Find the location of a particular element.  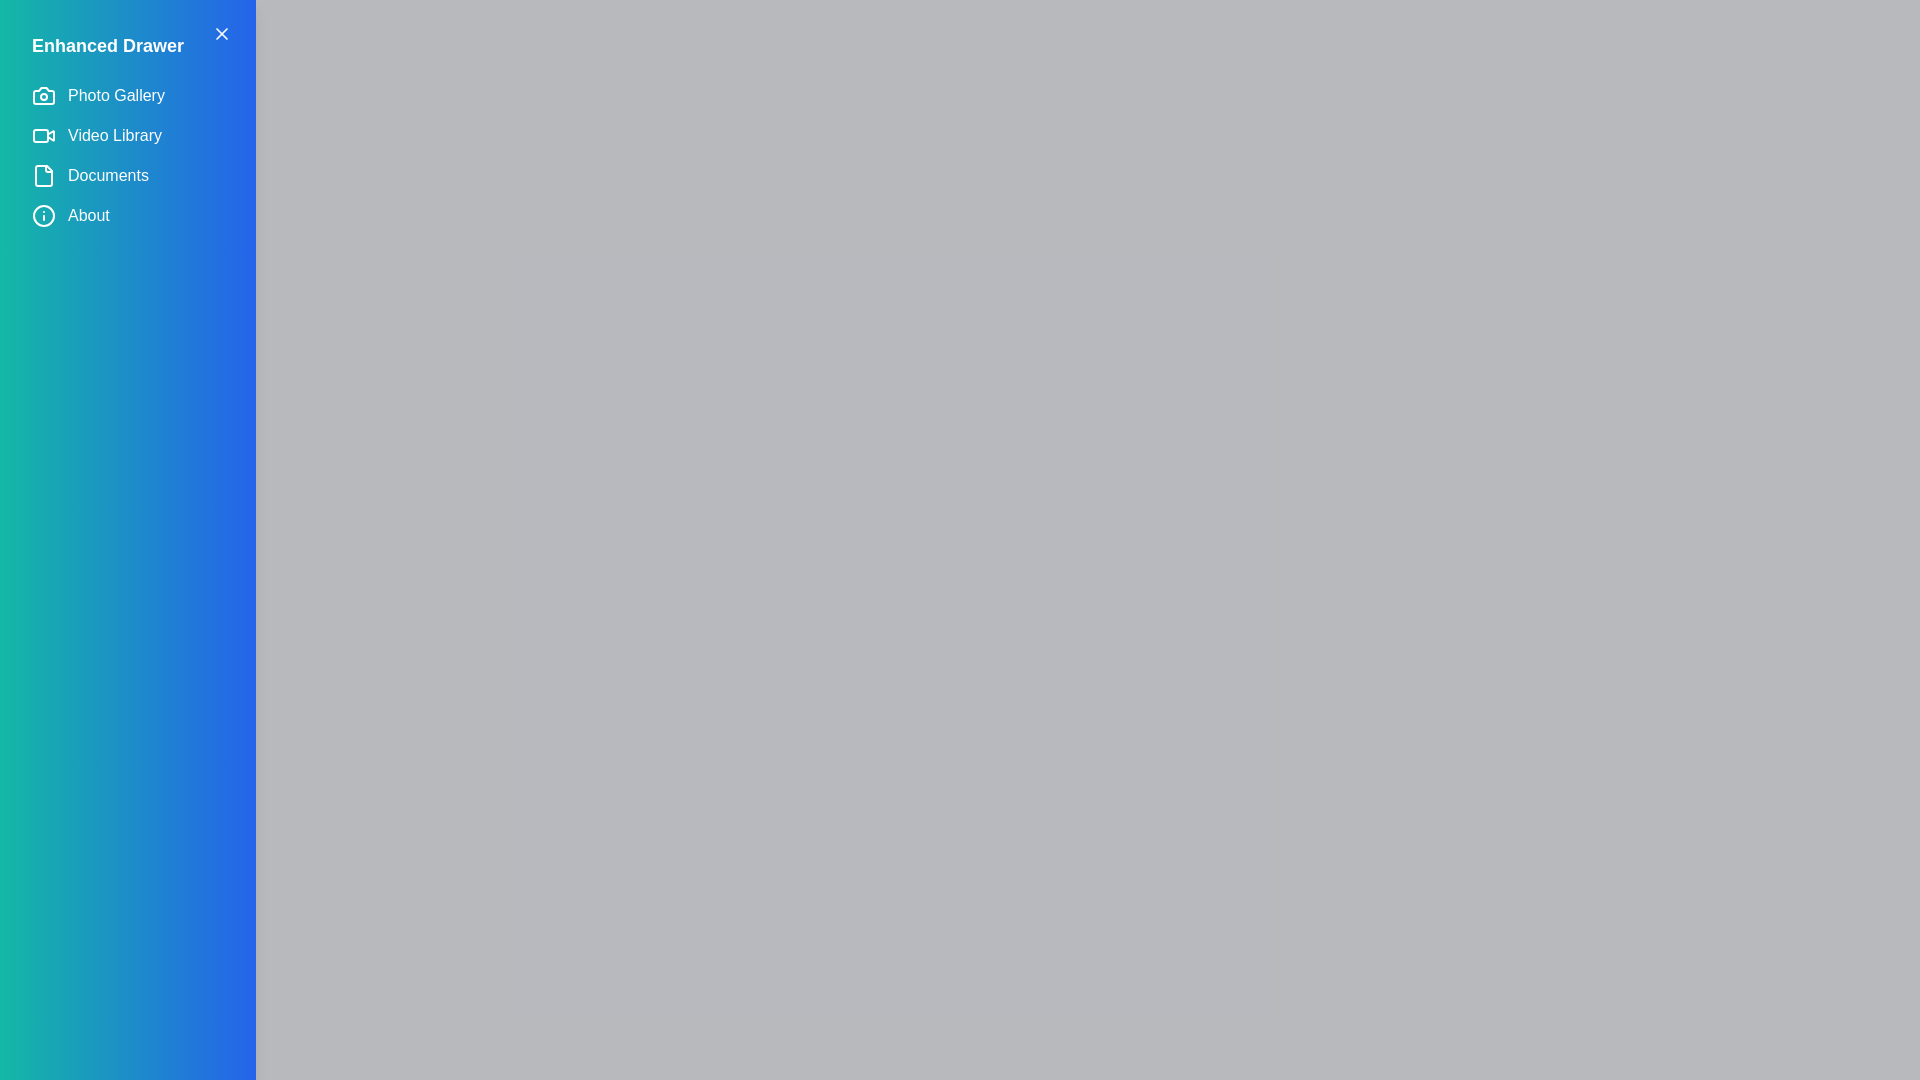

the 'About' icon located in the last row of the vertical navigation list, positioned at the far left and above the 'About' text is located at coordinates (43, 216).